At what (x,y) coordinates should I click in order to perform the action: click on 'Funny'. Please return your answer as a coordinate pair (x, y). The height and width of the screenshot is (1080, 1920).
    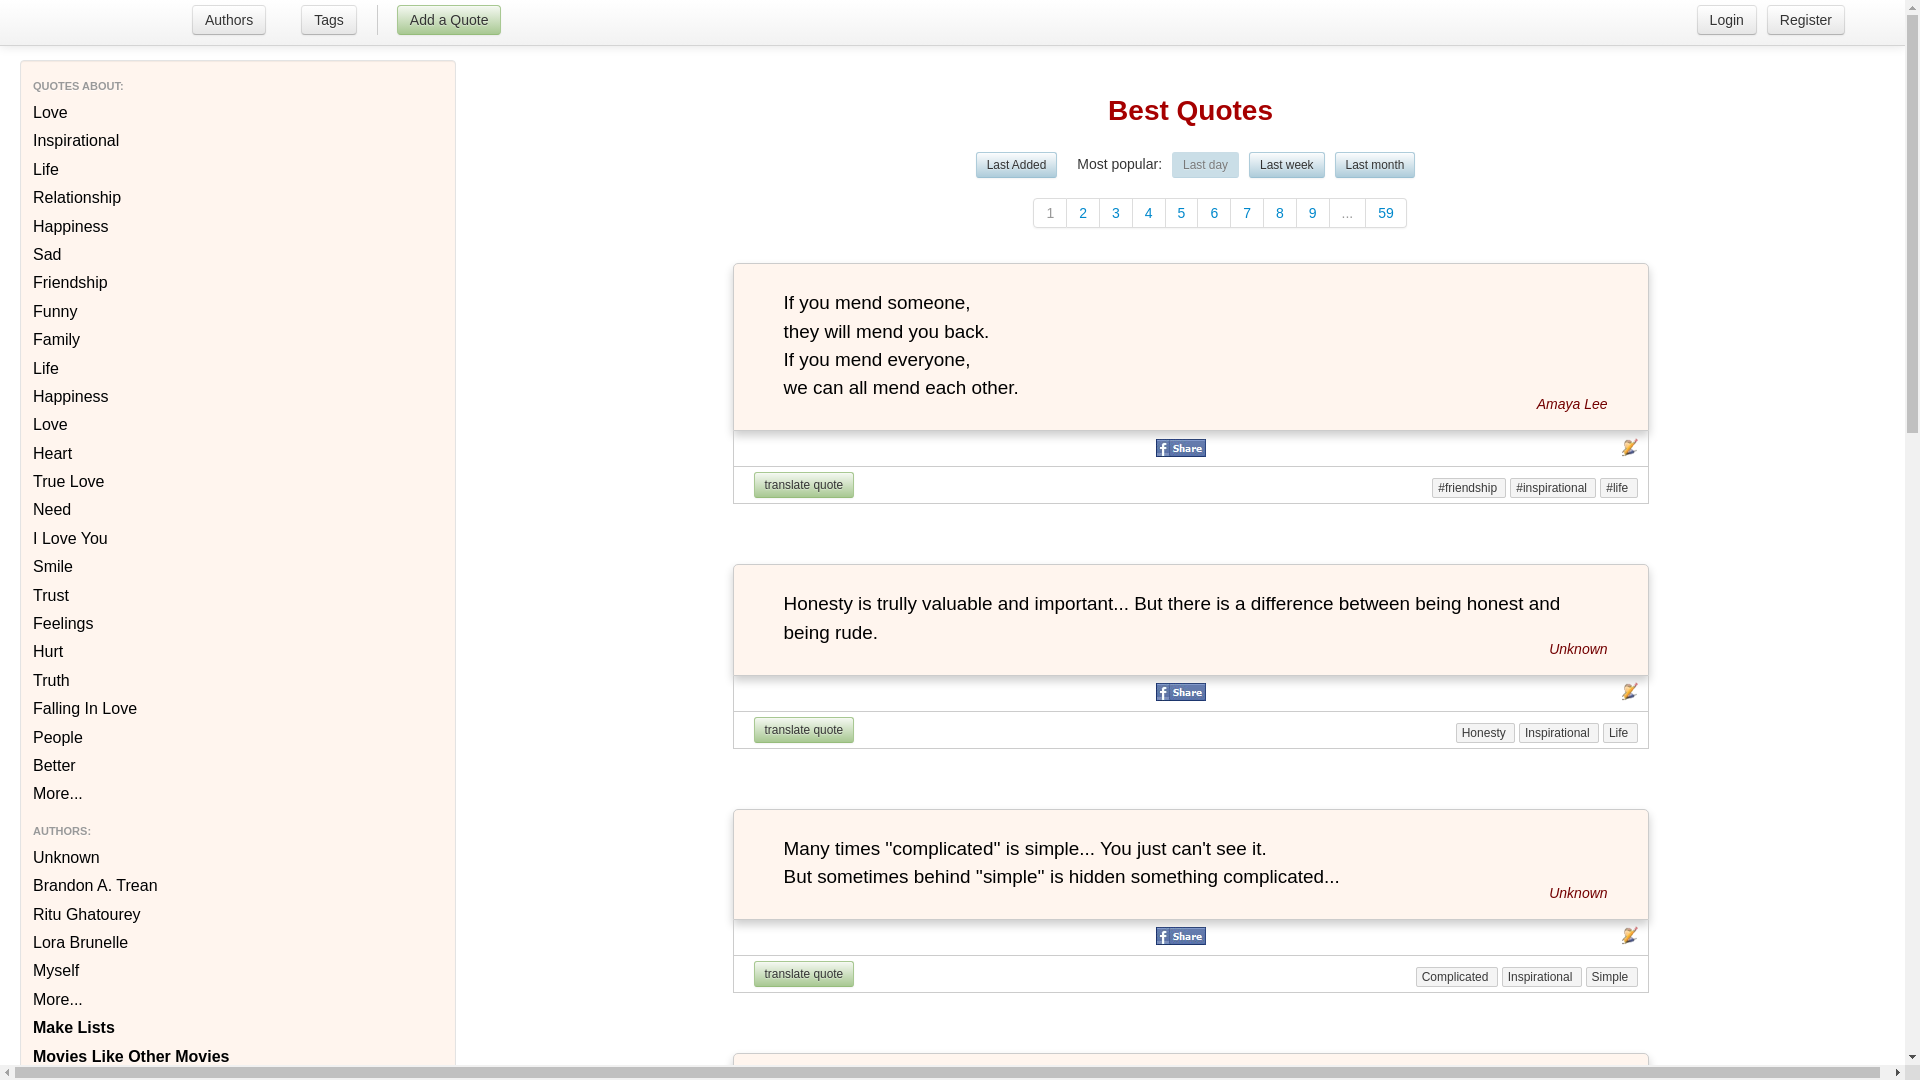
    Looking at the image, I should click on (18, 312).